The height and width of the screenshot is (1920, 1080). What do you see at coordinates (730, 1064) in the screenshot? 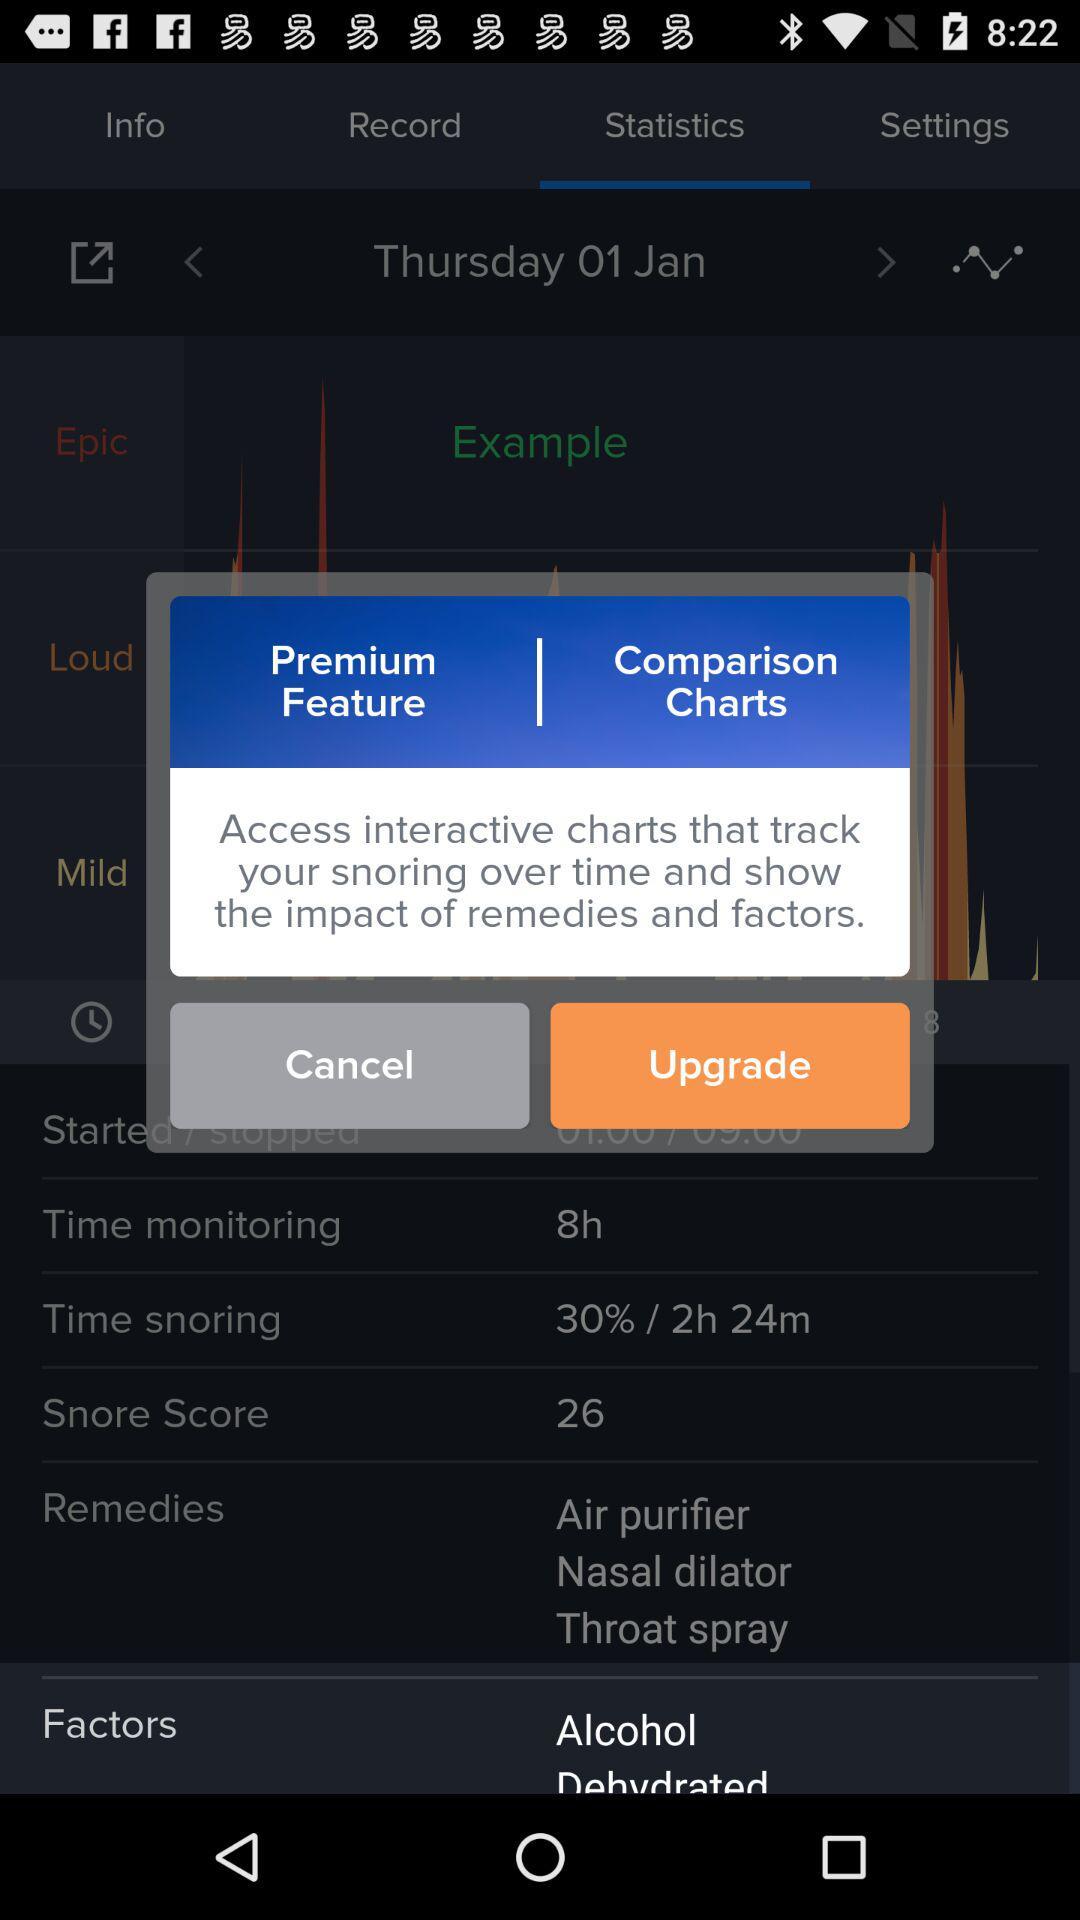
I see `the upgrade icon` at bounding box center [730, 1064].